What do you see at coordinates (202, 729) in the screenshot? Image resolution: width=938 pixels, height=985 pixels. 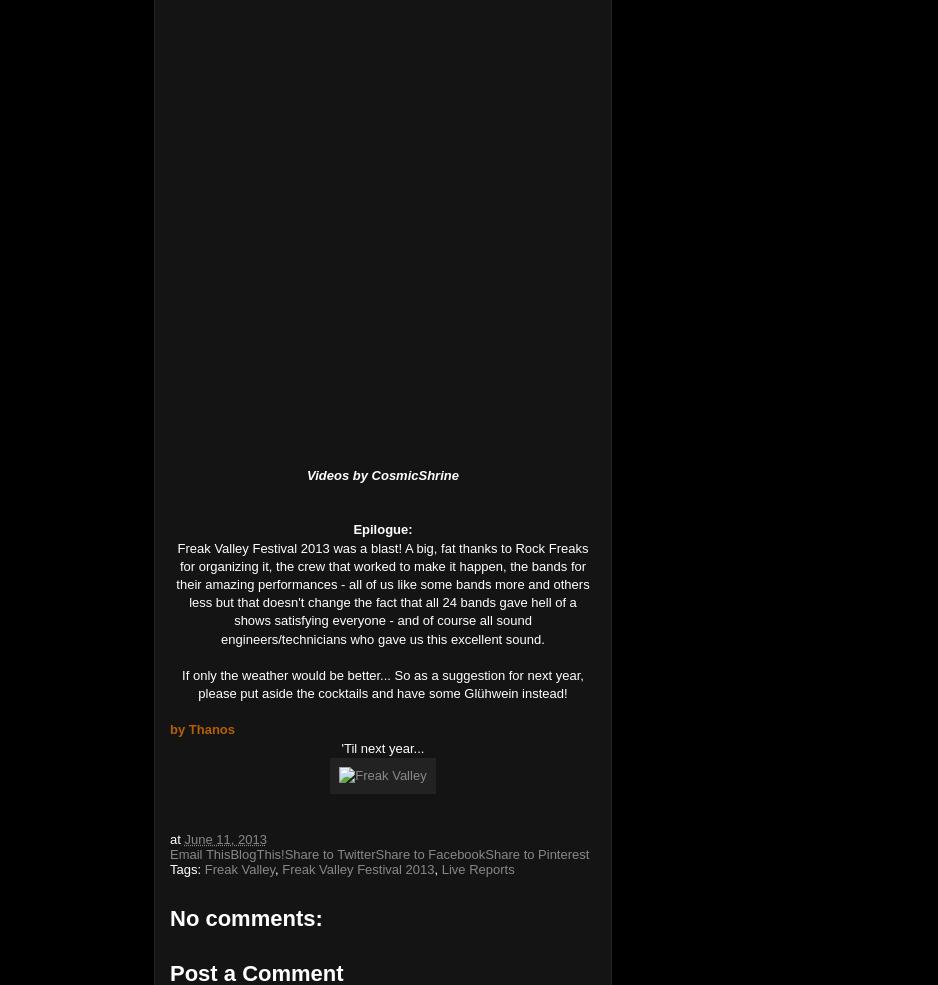 I see `'by Thanos'` at bounding box center [202, 729].